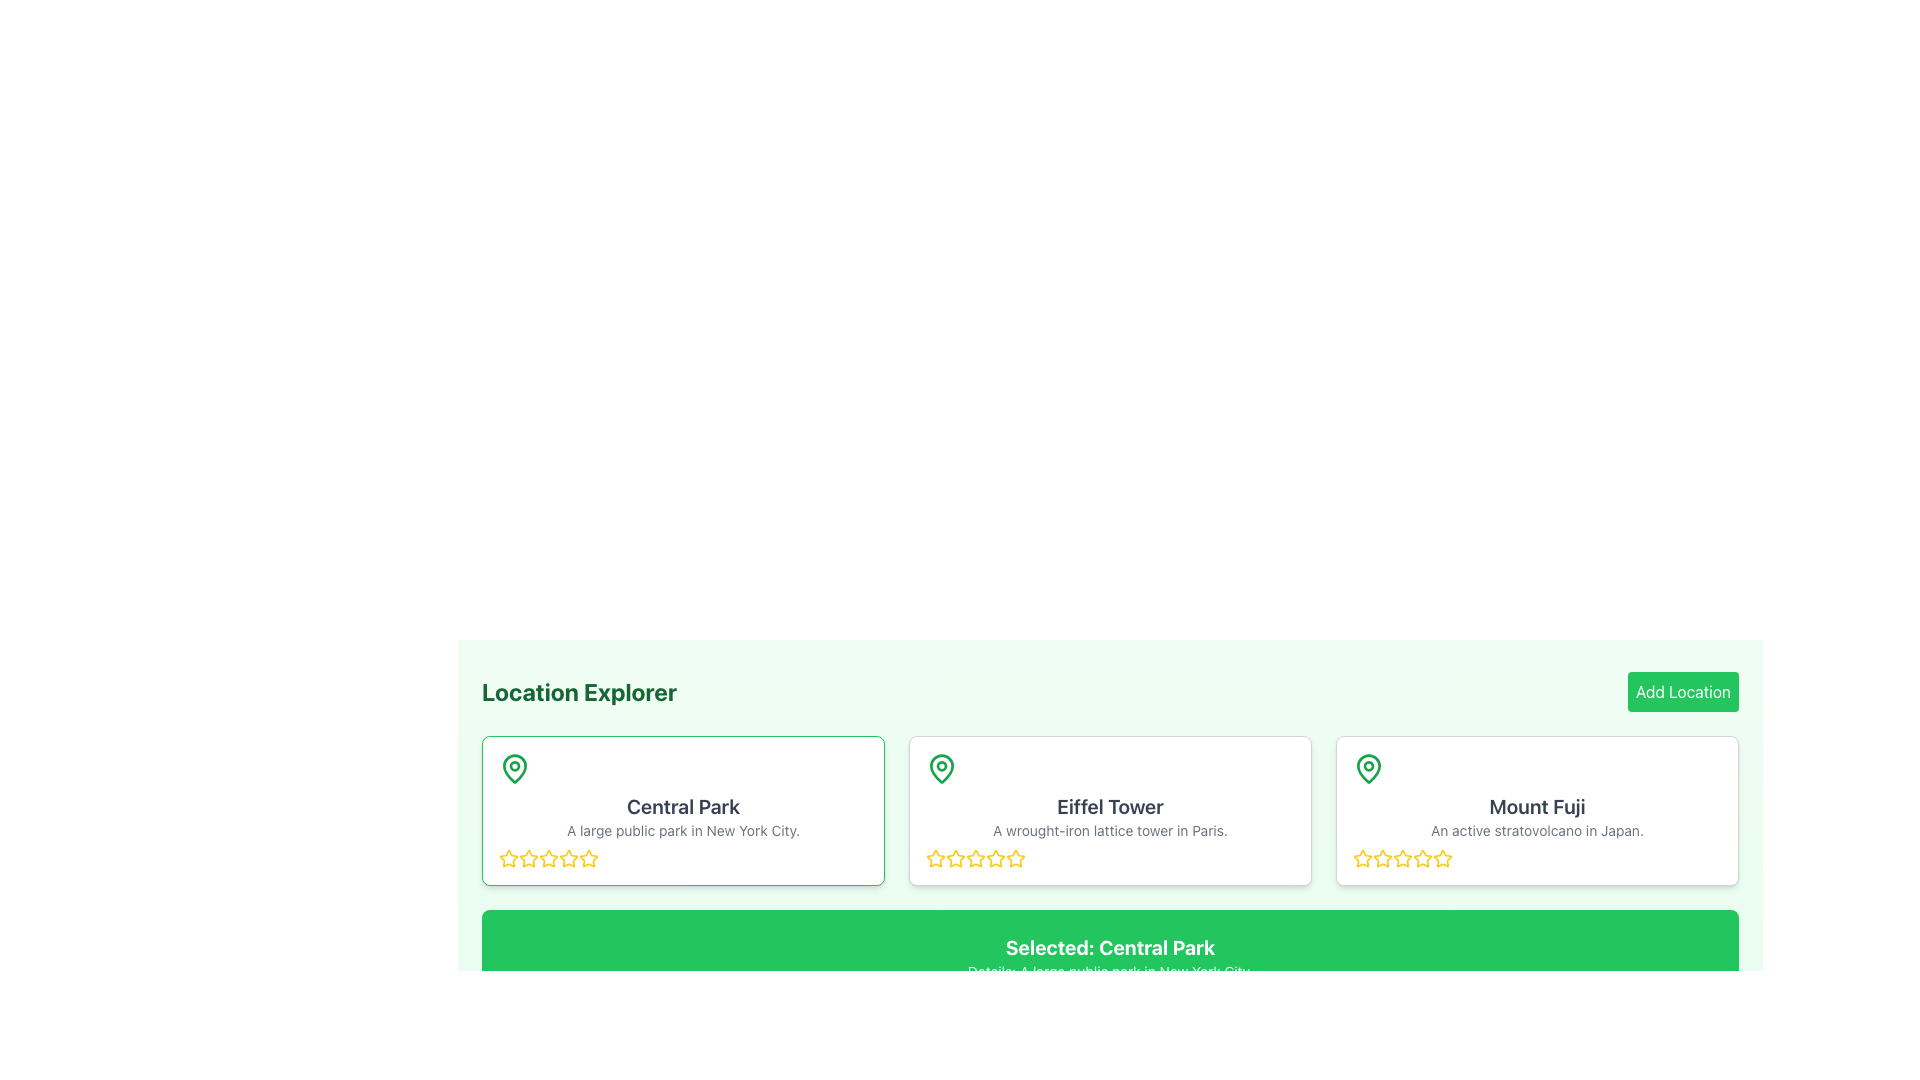 The height and width of the screenshot is (1080, 1920). Describe the element at coordinates (1362, 858) in the screenshot. I see `the first Rating Star Icon under the 'Mount Fuji' card, which is the third card in a horizontal list of items` at that location.